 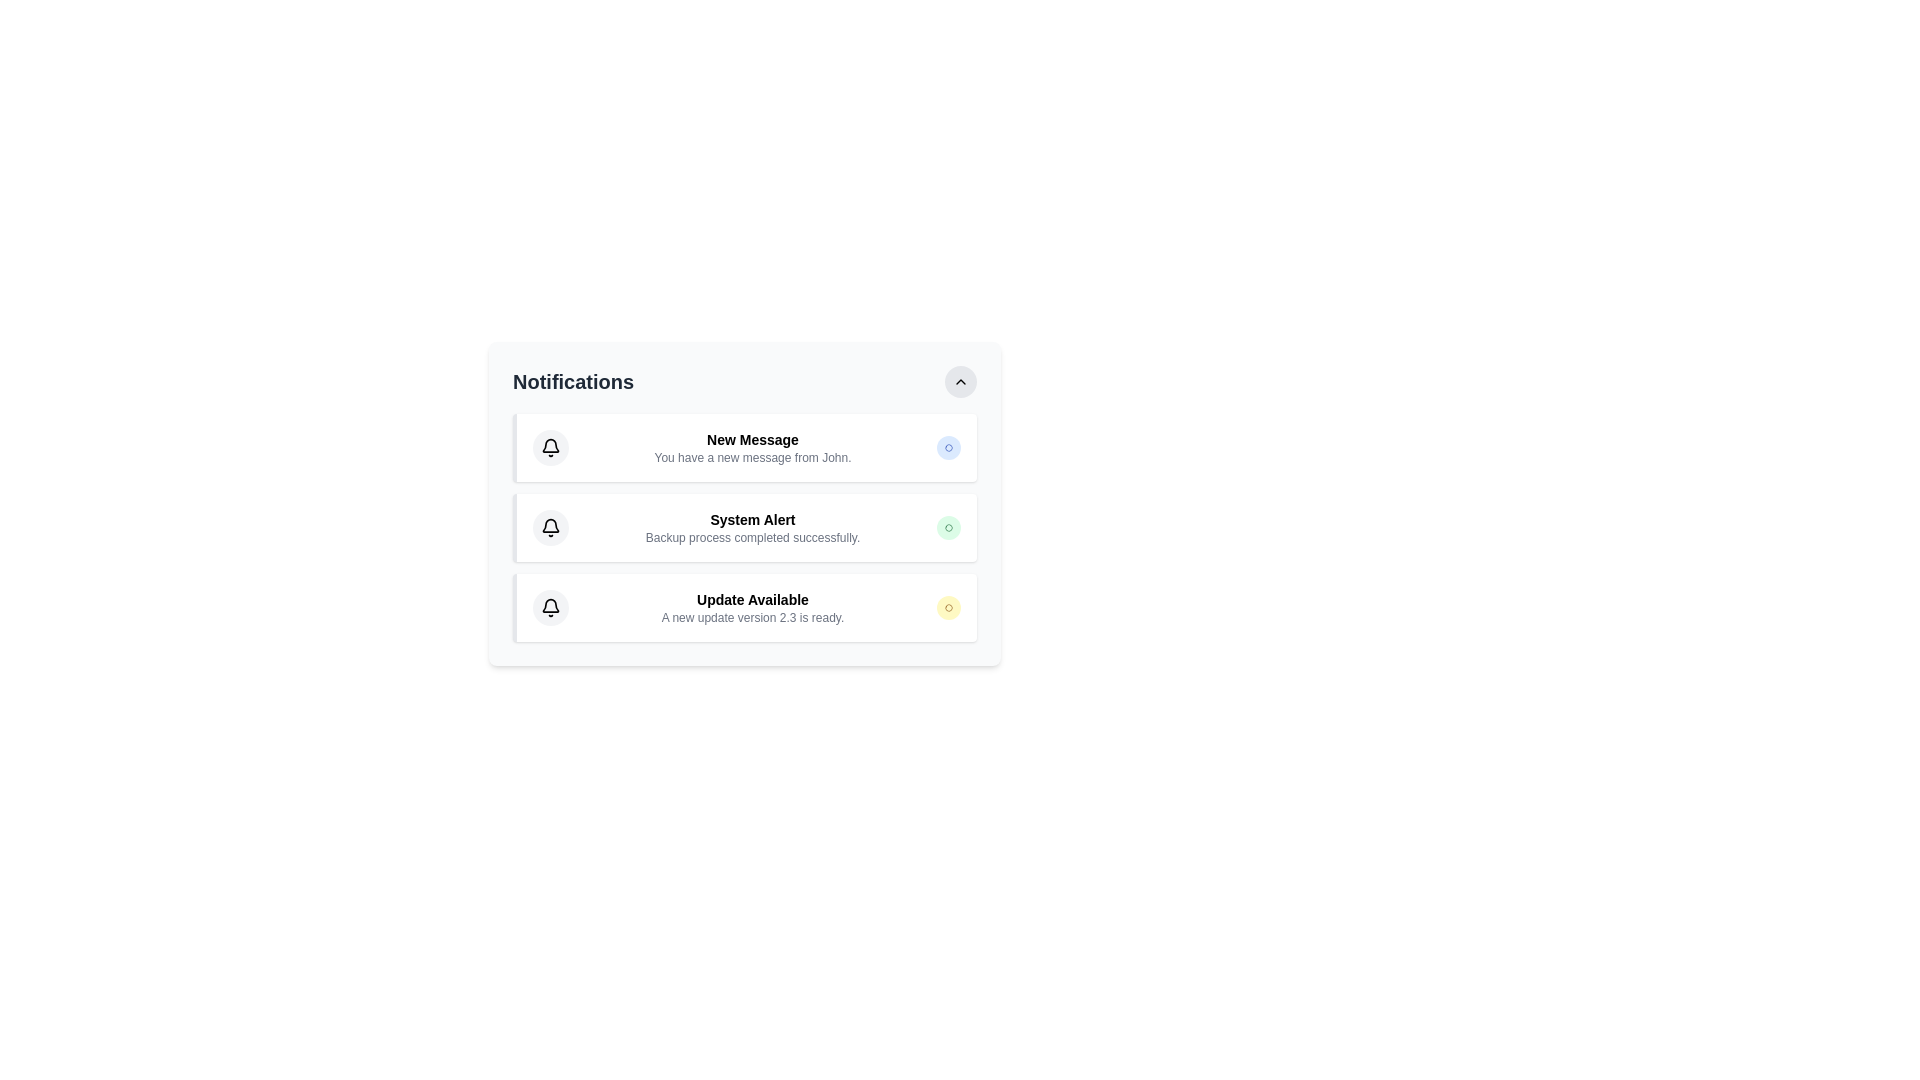 What do you see at coordinates (572, 381) in the screenshot?
I see `label of the heading text in the notifications panel, which indicates the section's purpose` at bounding box center [572, 381].